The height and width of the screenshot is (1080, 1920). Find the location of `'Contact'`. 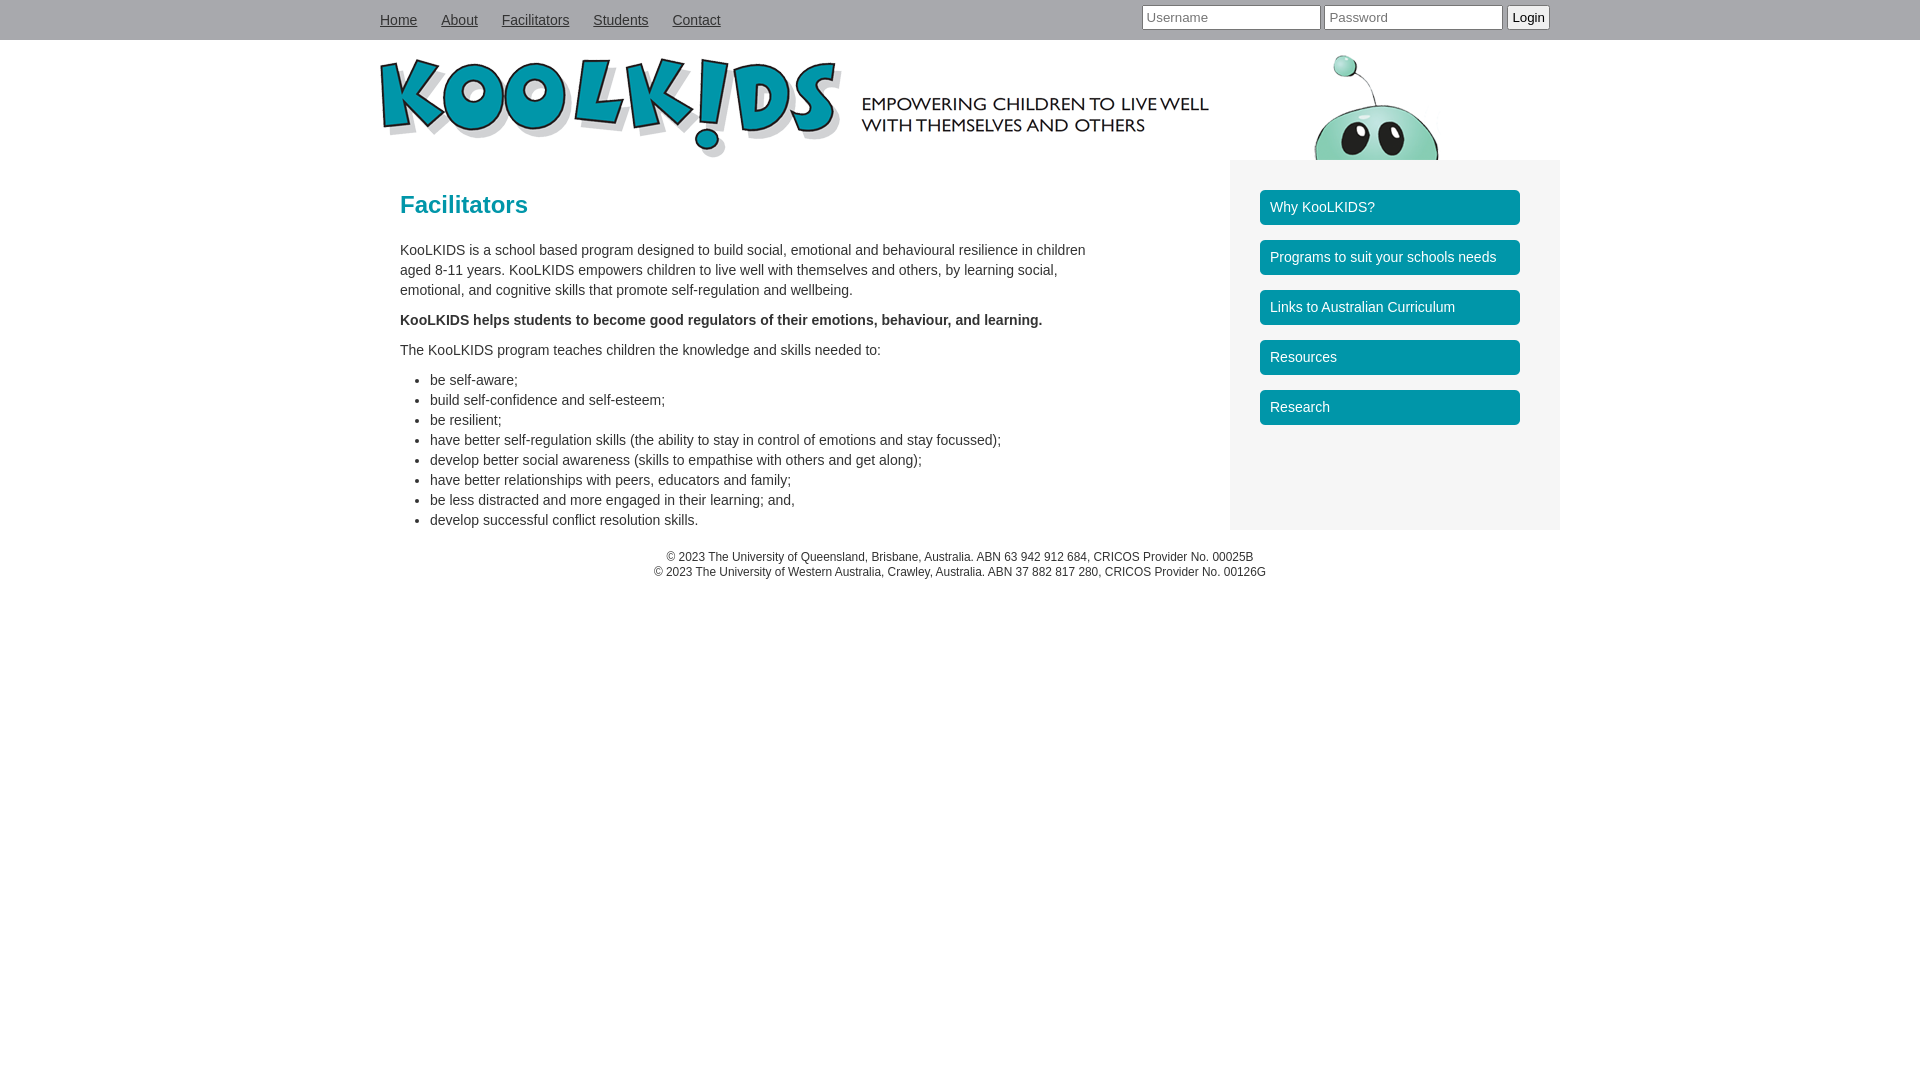

'Contact' is located at coordinates (696, 19).